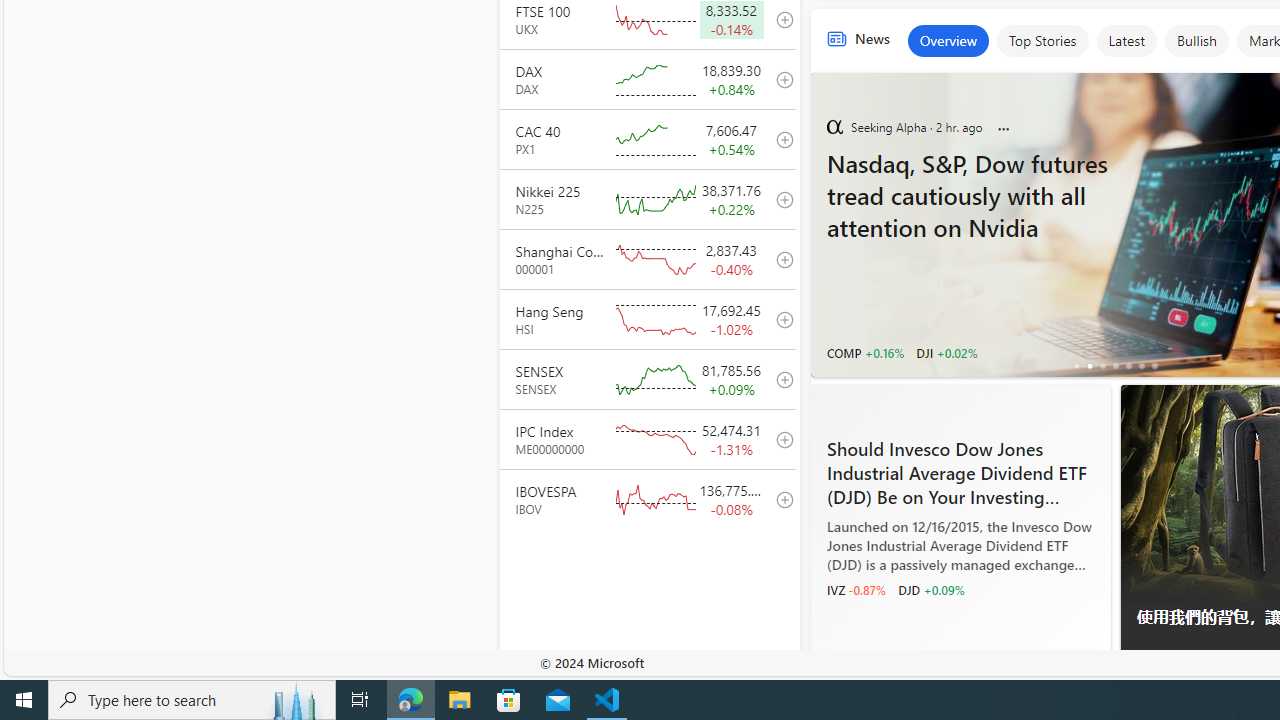  What do you see at coordinates (1126, 41) in the screenshot?
I see `'Latest'` at bounding box center [1126, 41].